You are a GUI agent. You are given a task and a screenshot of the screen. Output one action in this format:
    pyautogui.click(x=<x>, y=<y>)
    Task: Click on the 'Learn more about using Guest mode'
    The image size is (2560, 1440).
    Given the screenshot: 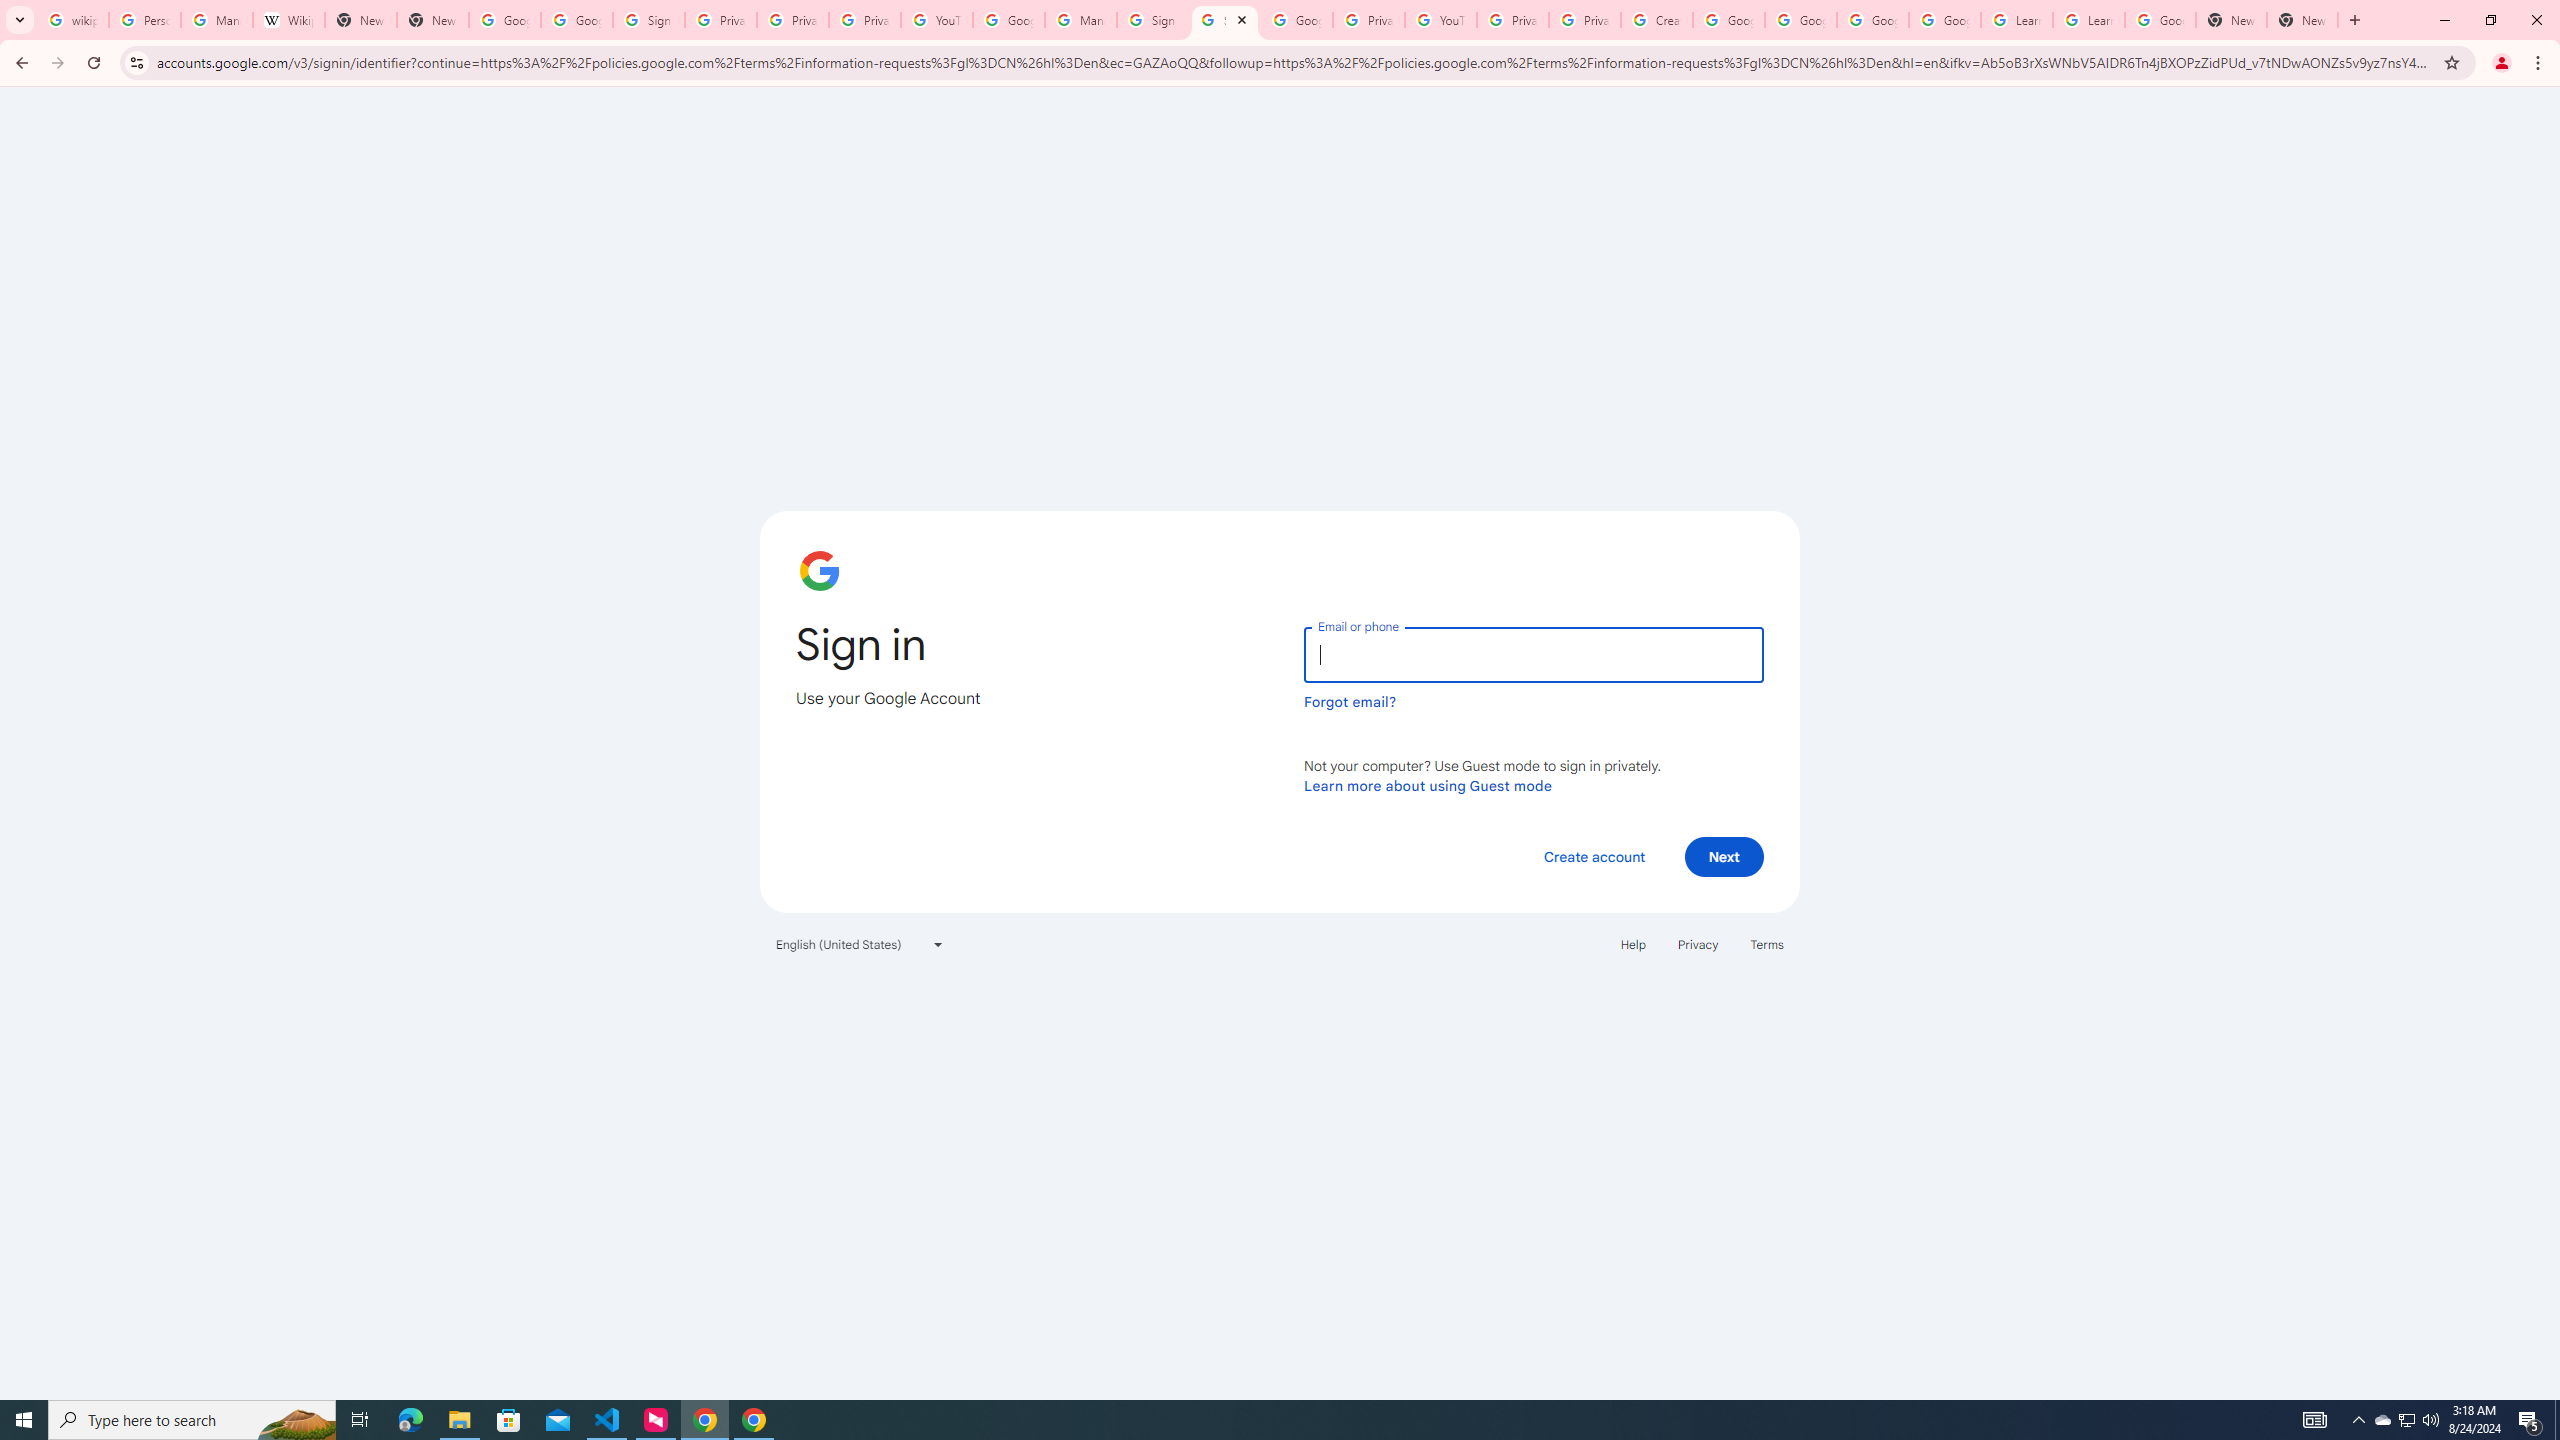 What is the action you would take?
    pyautogui.click(x=1427, y=785)
    